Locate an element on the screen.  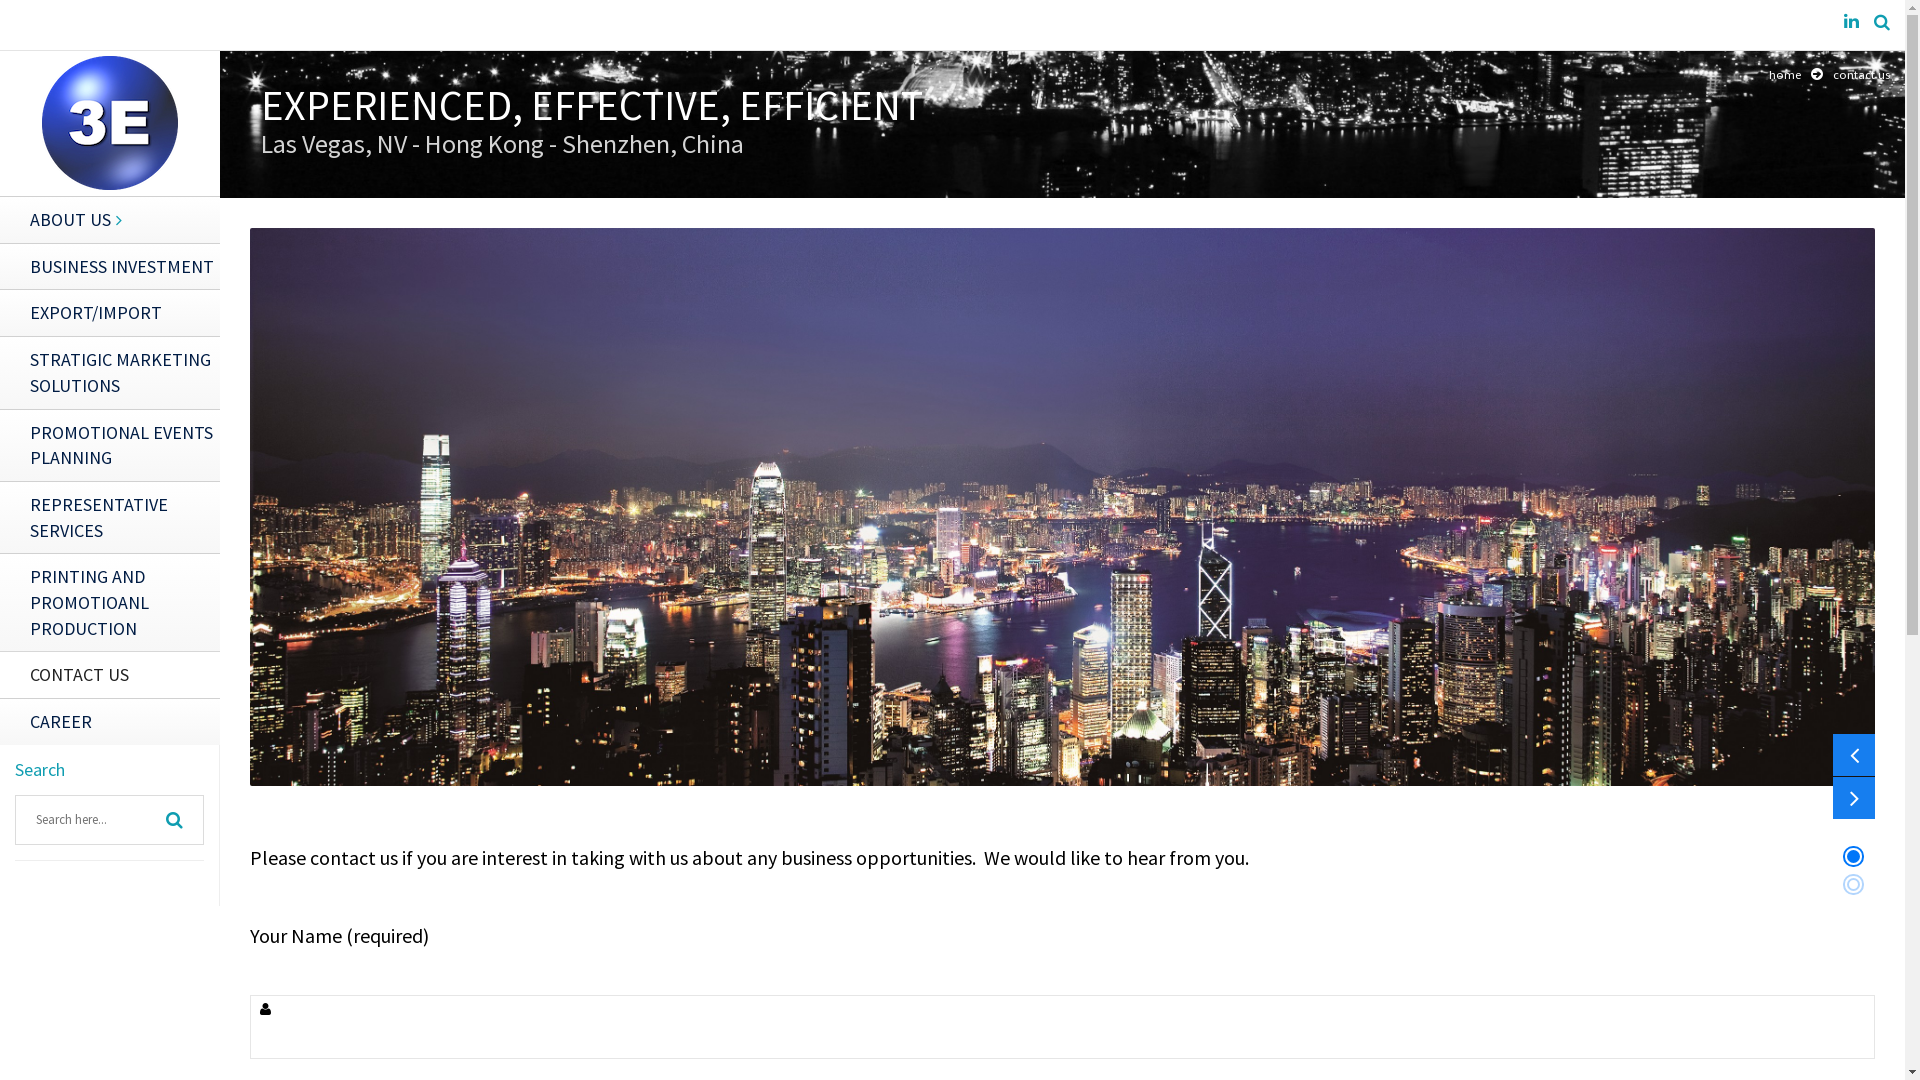
'home' is located at coordinates (1785, 73).